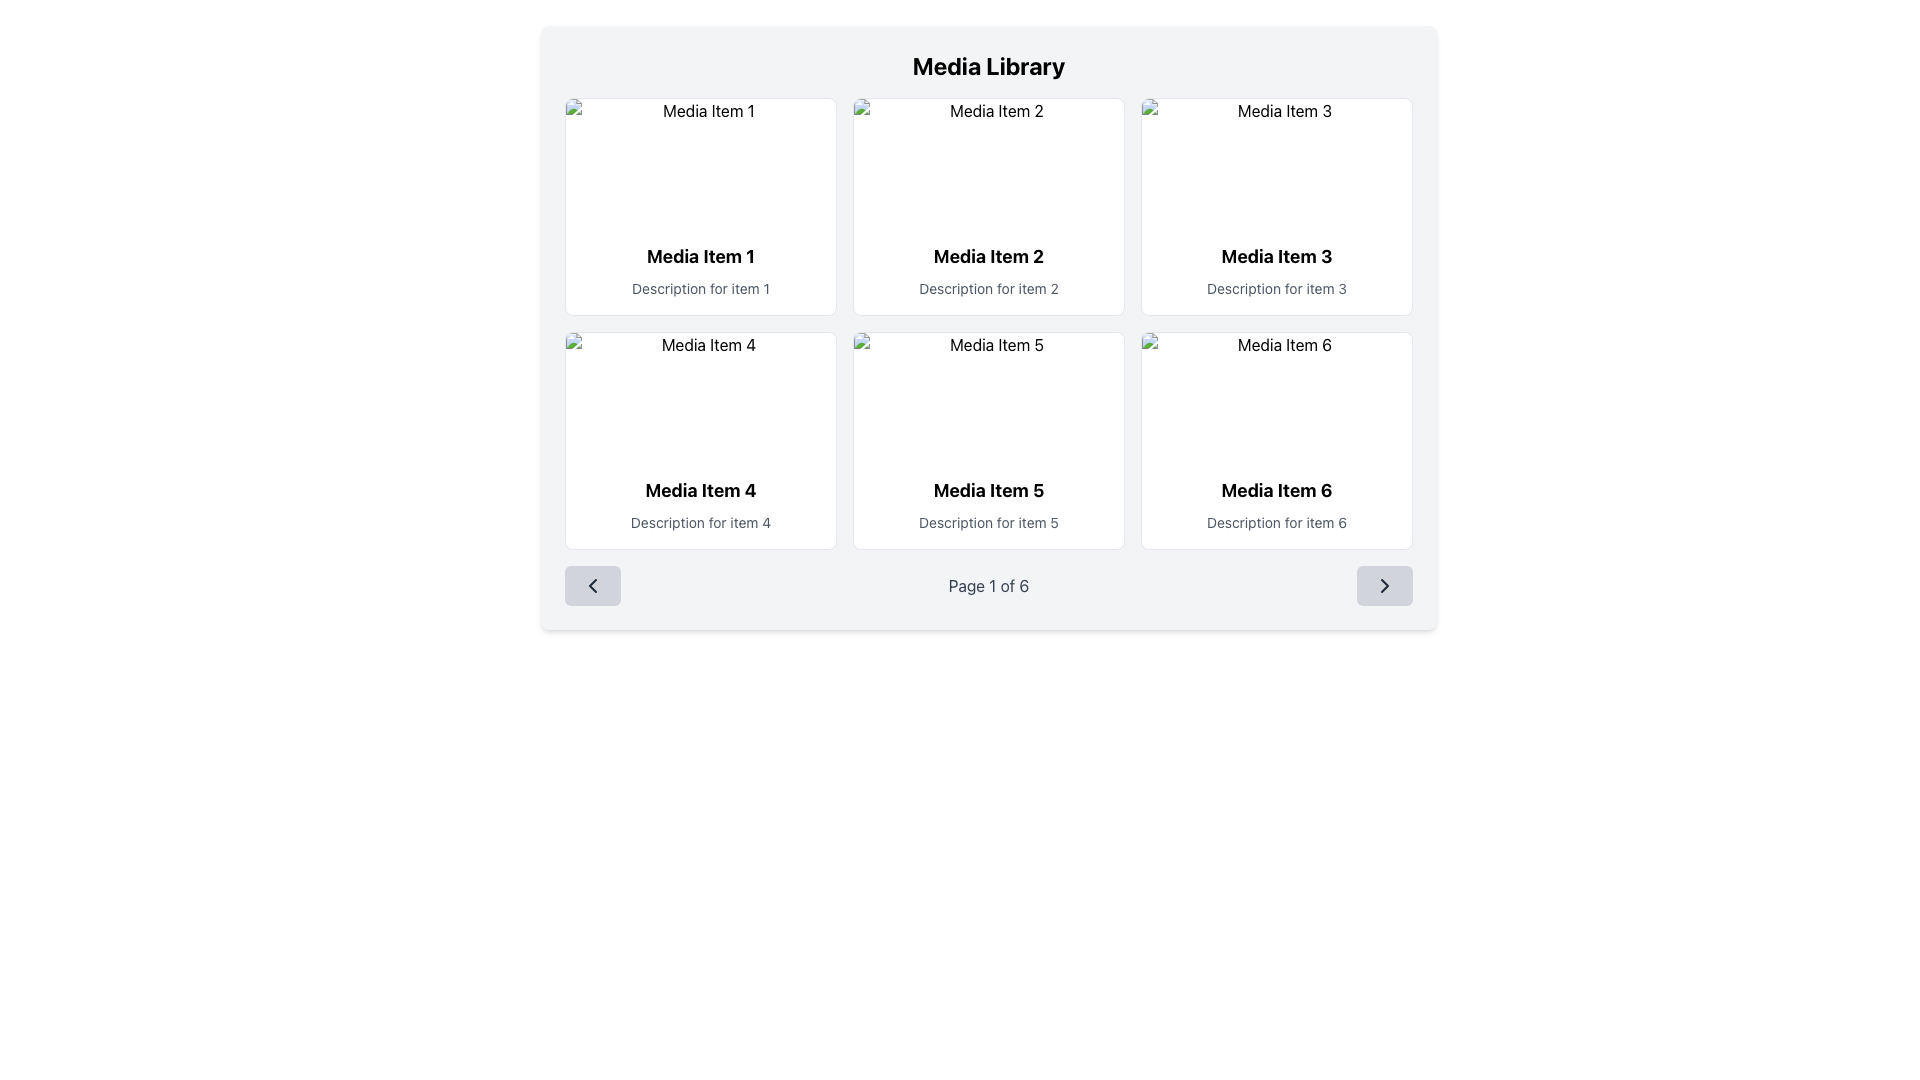 This screenshot has height=1080, width=1920. Describe the element at coordinates (988, 256) in the screenshot. I see `text displayed in the label 'Media Item 2', which is bold and located in the central column of the top row in a card layout` at that location.